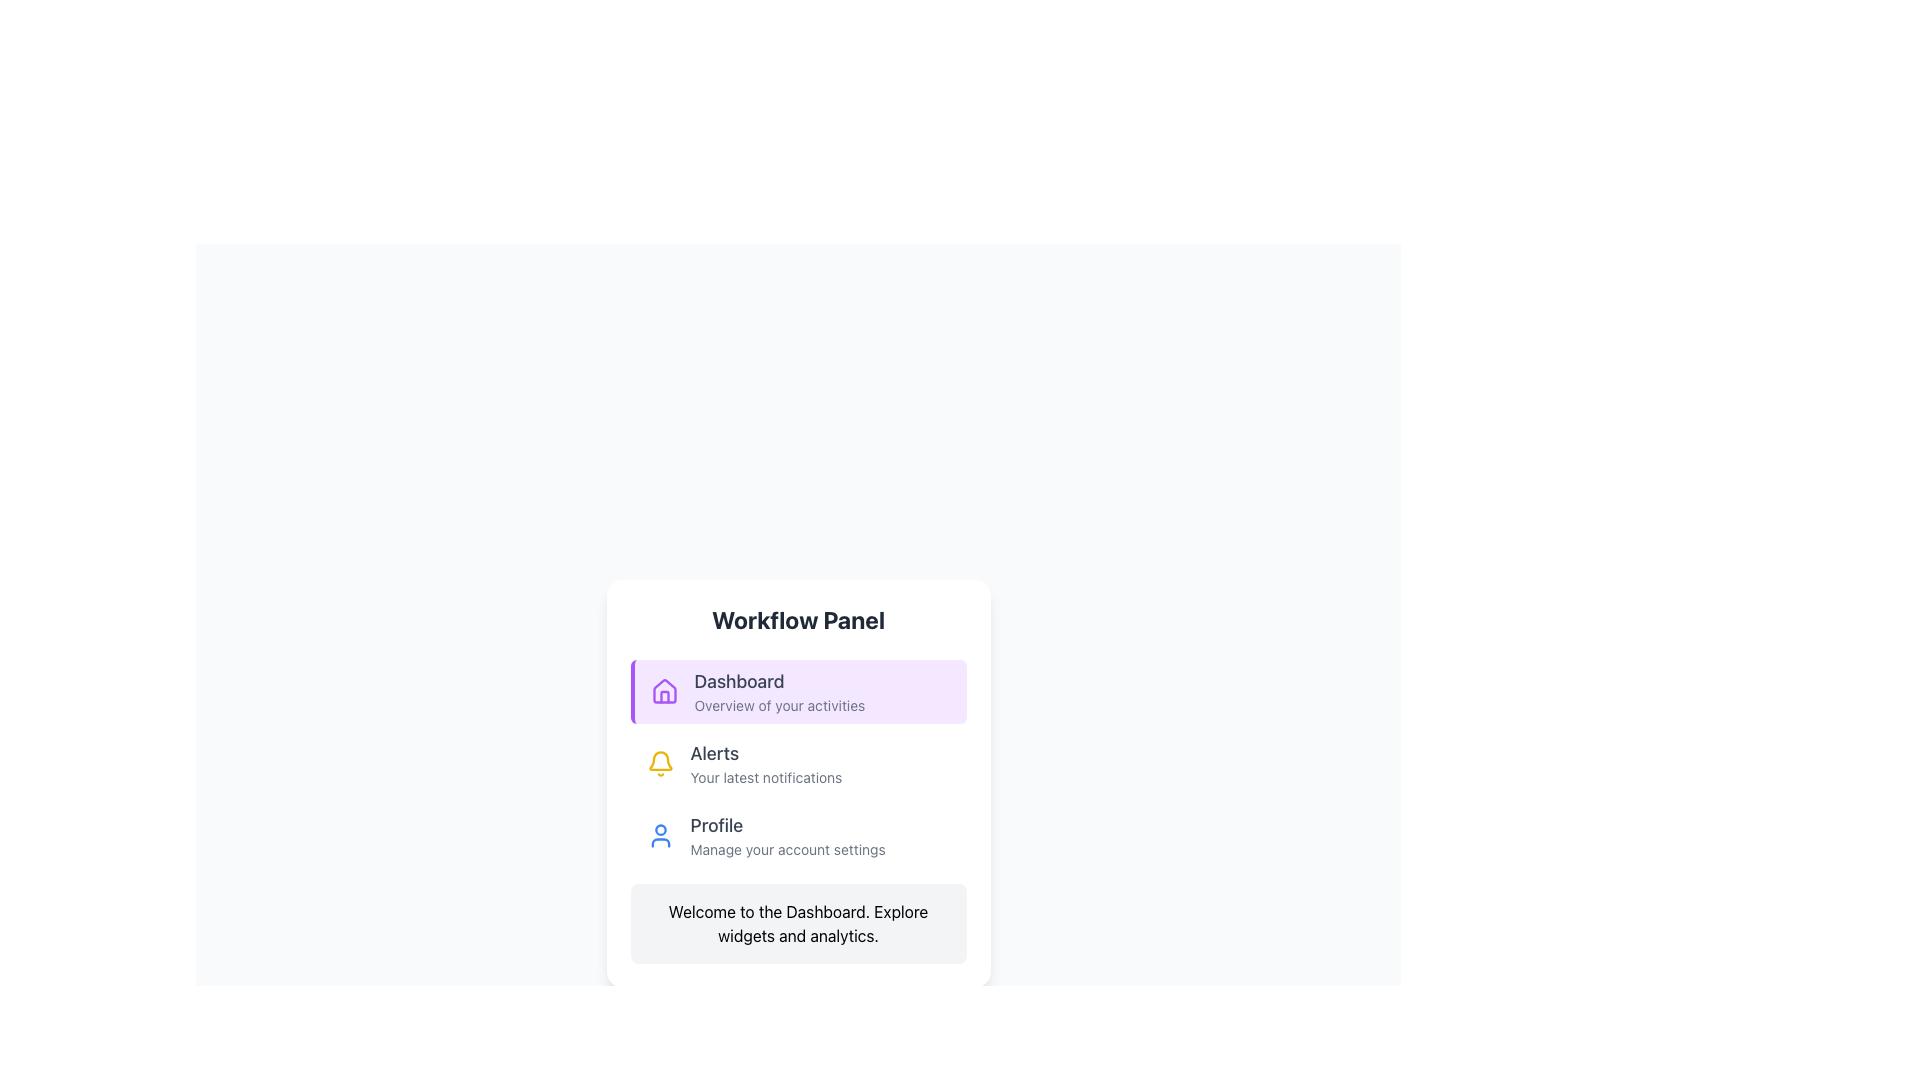 Image resolution: width=1920 pixels, height=1080 pixels. Describe the element at coordinates (797, 763) in the screenshot. I see `the 'Alerts' menu item in the Workflow Panel` at that location.